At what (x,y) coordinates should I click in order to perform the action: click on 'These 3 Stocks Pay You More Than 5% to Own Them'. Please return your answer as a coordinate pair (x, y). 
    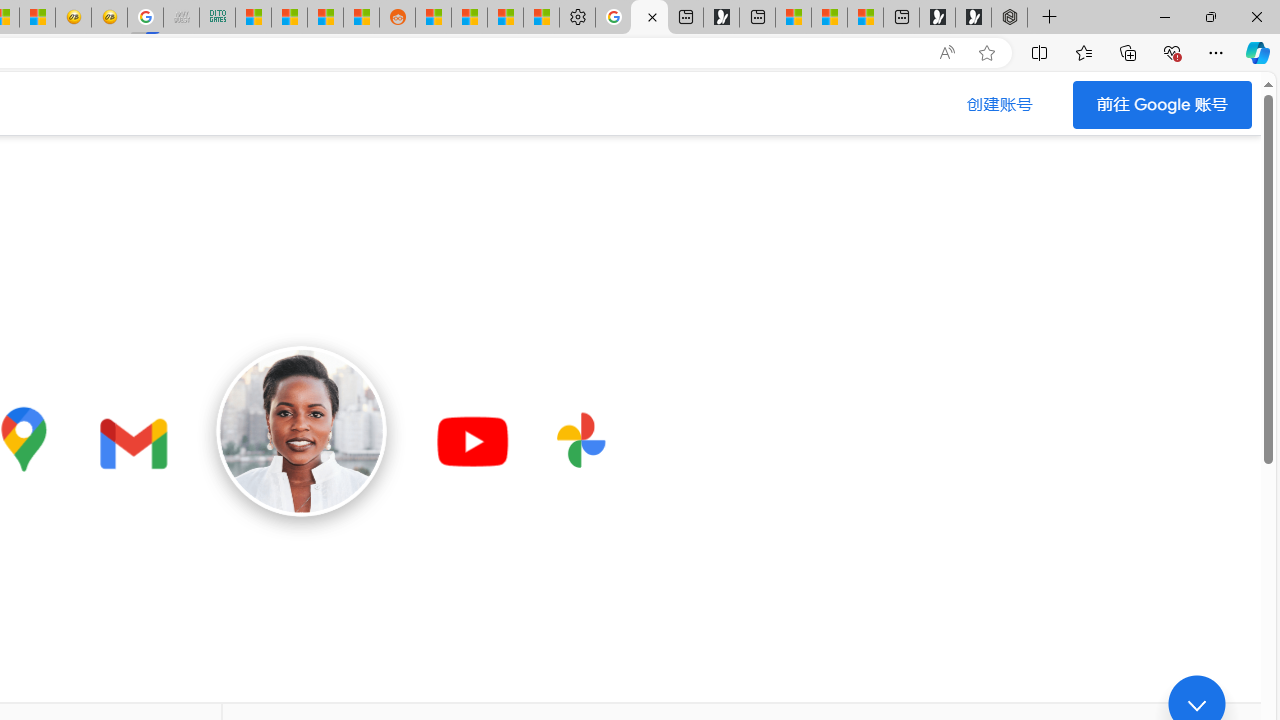
    Looking at the image, I should click on (865, 17).